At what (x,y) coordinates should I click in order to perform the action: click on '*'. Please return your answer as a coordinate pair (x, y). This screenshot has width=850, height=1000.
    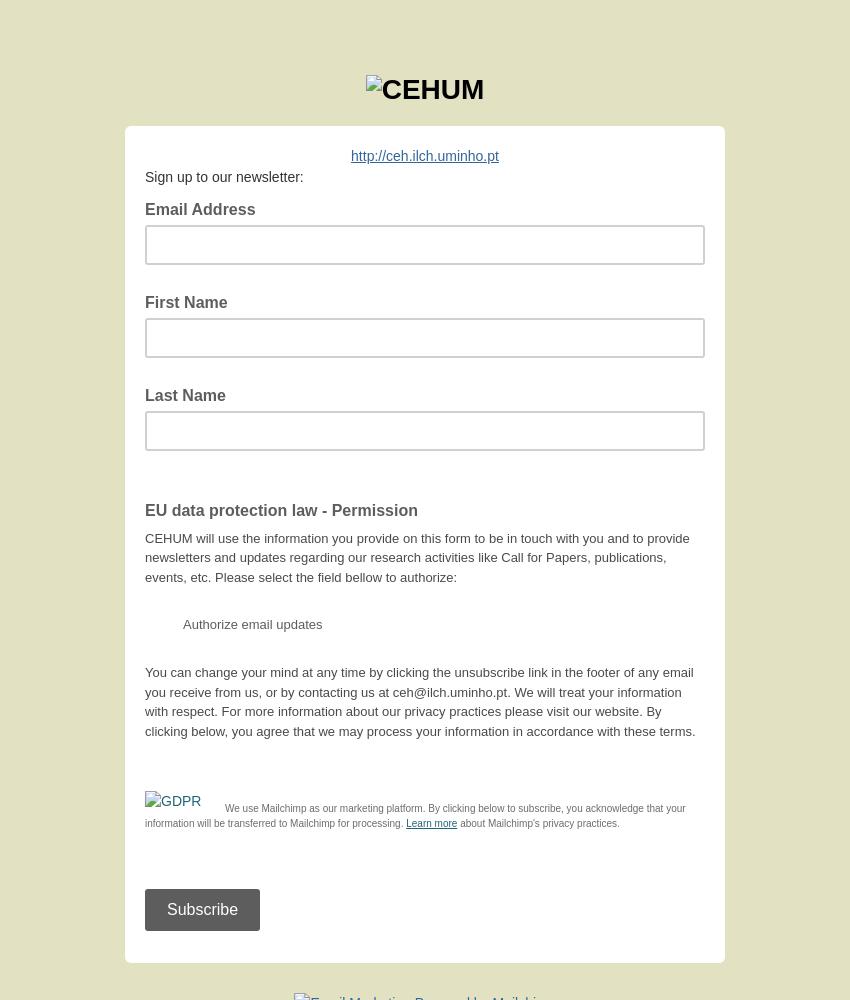
    Looking at the image, I should click on (259, 206).